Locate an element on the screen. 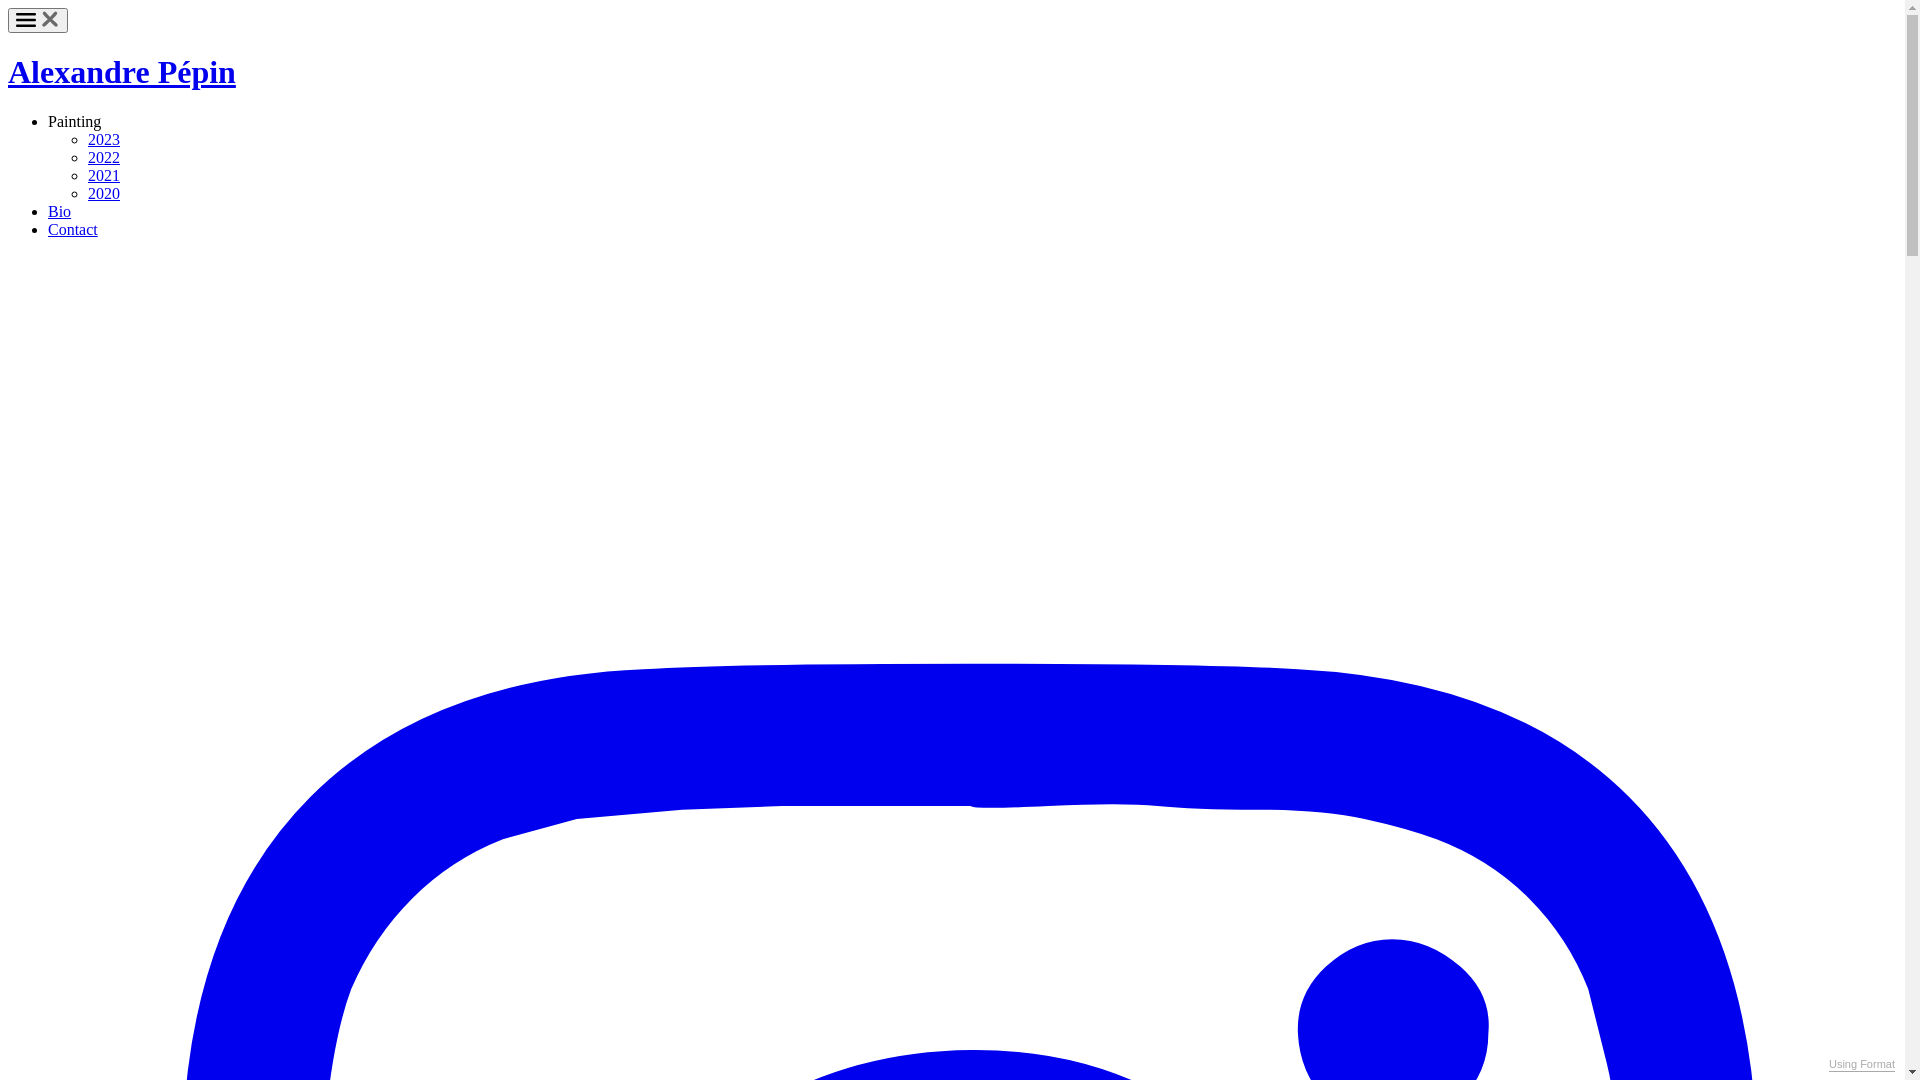 Image resolution: width=1920 pixels, height=1080 pixels. '2021' is located at coordinates (103, 174).